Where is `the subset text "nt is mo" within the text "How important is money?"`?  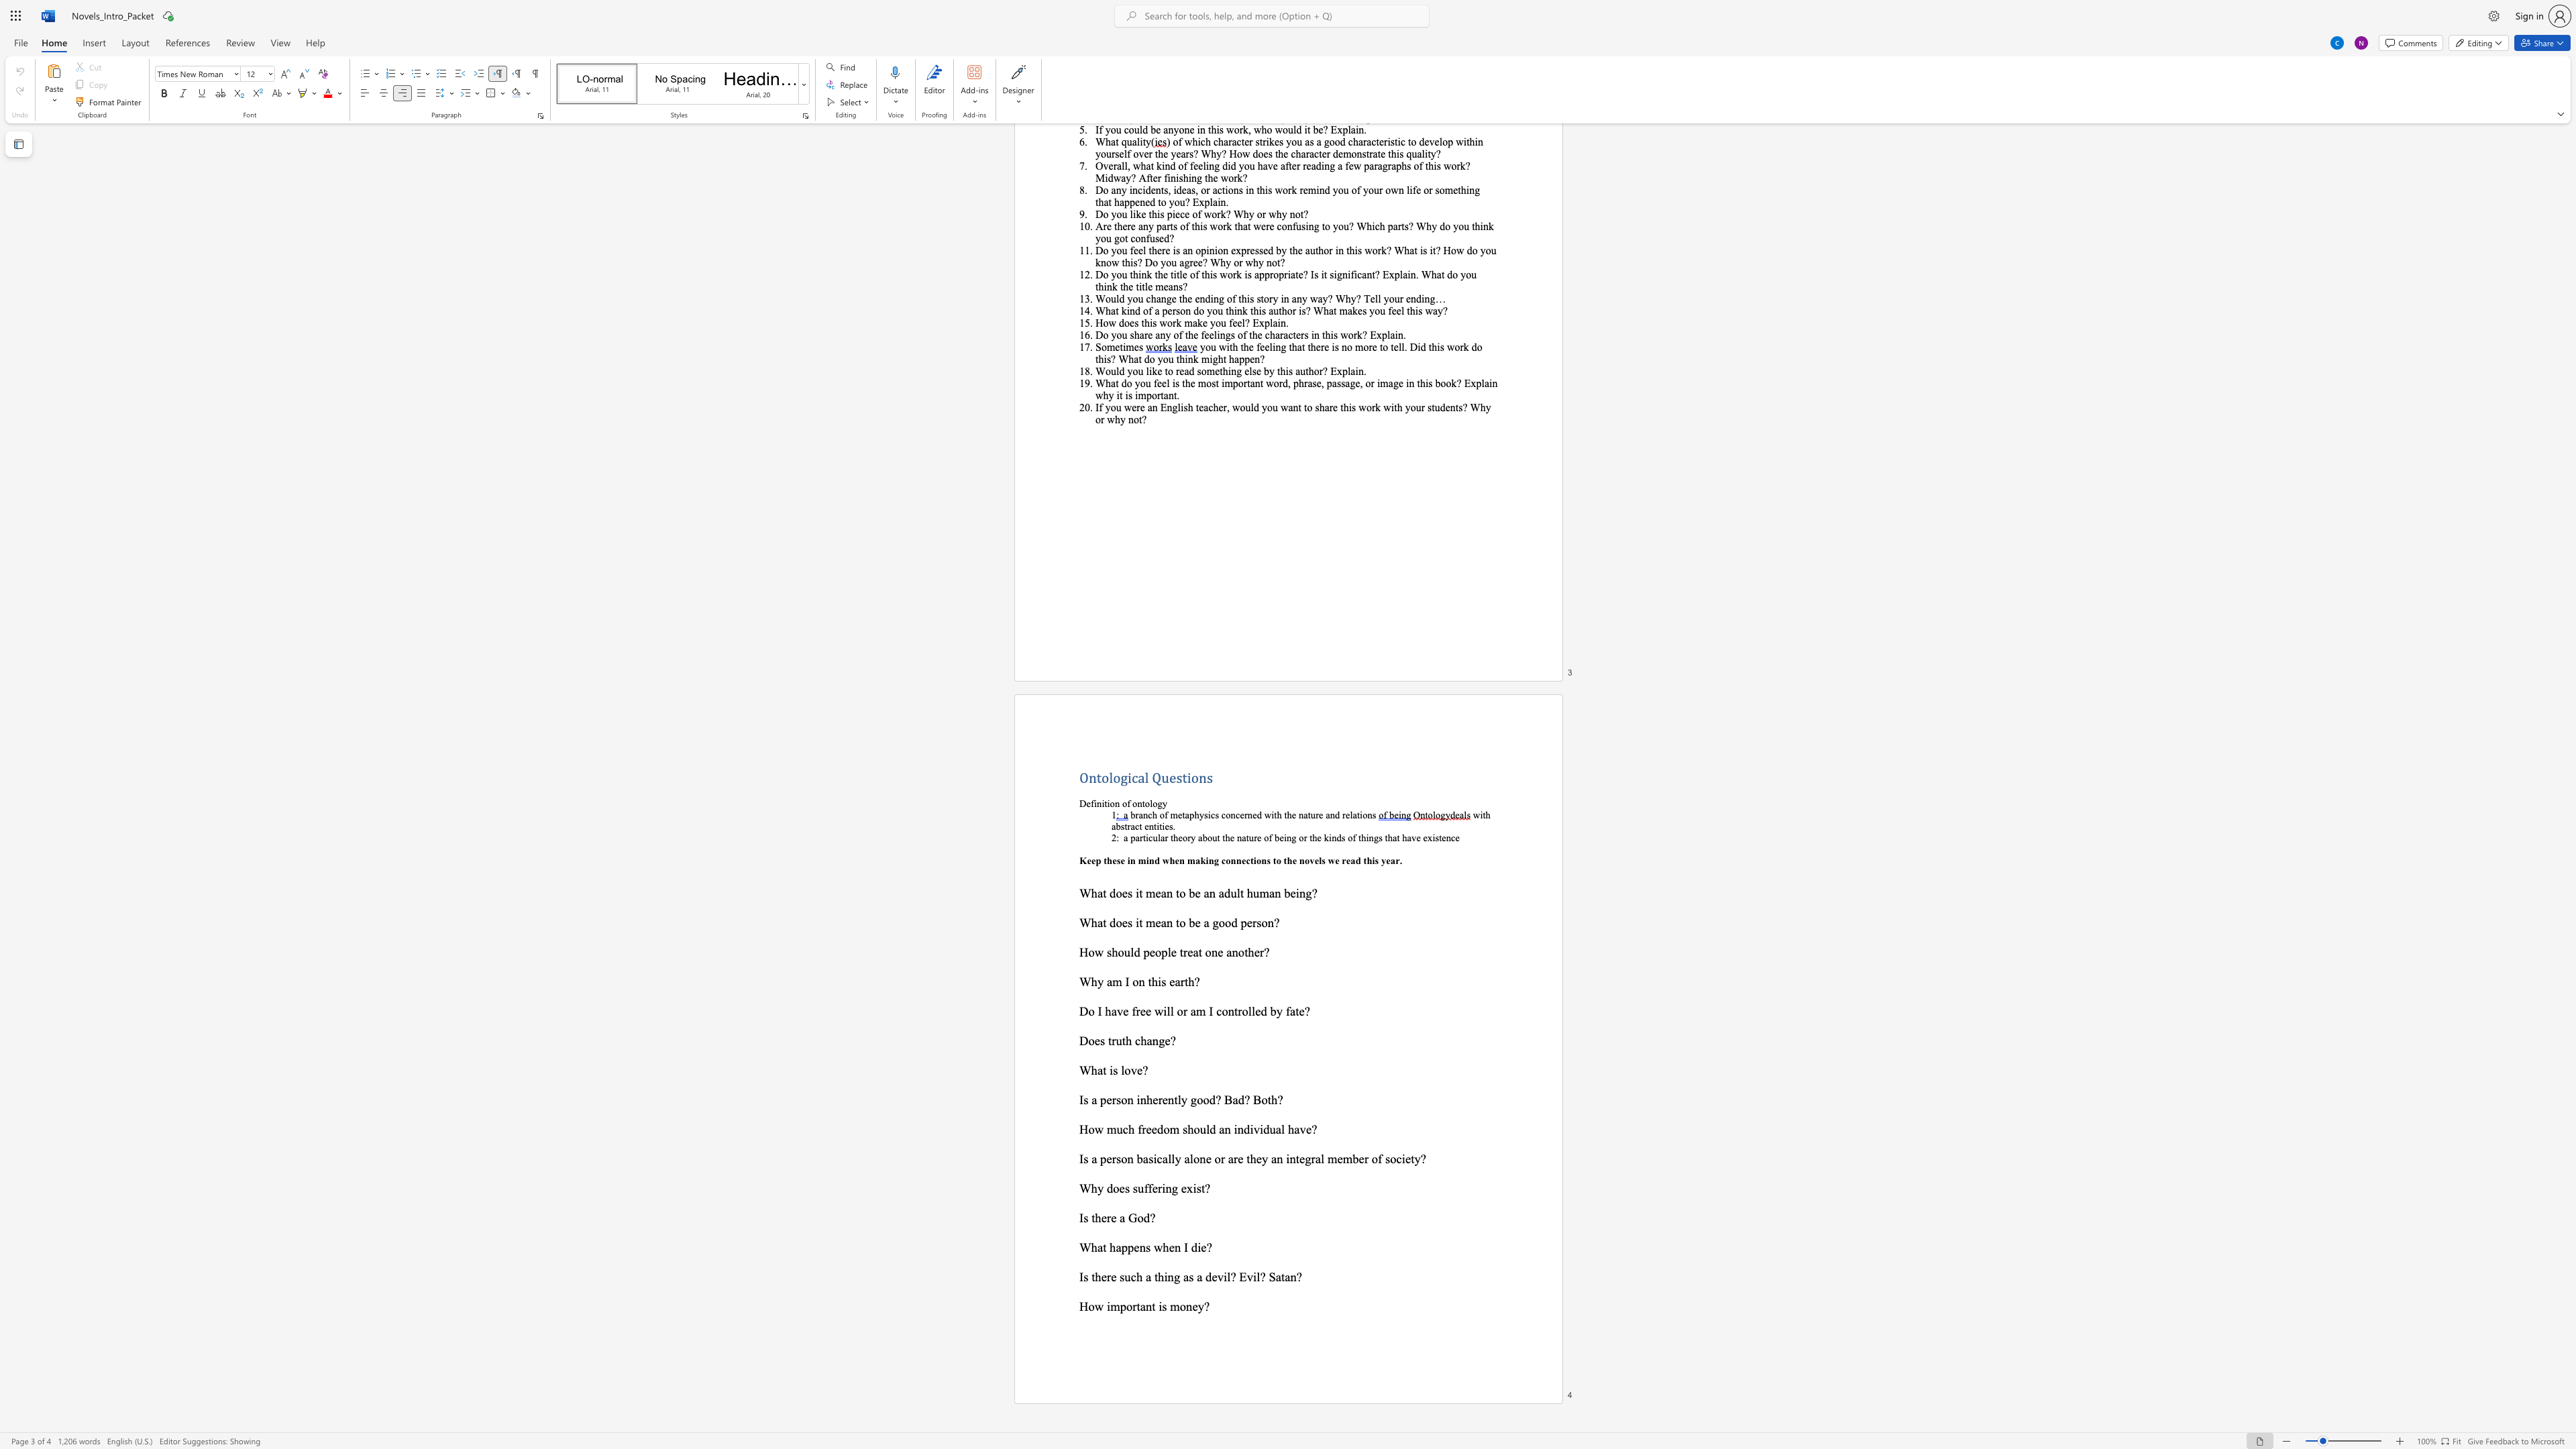
the subset text "nt is mo" within the text "How important is money?" is located at coordinates (1145, 1306).